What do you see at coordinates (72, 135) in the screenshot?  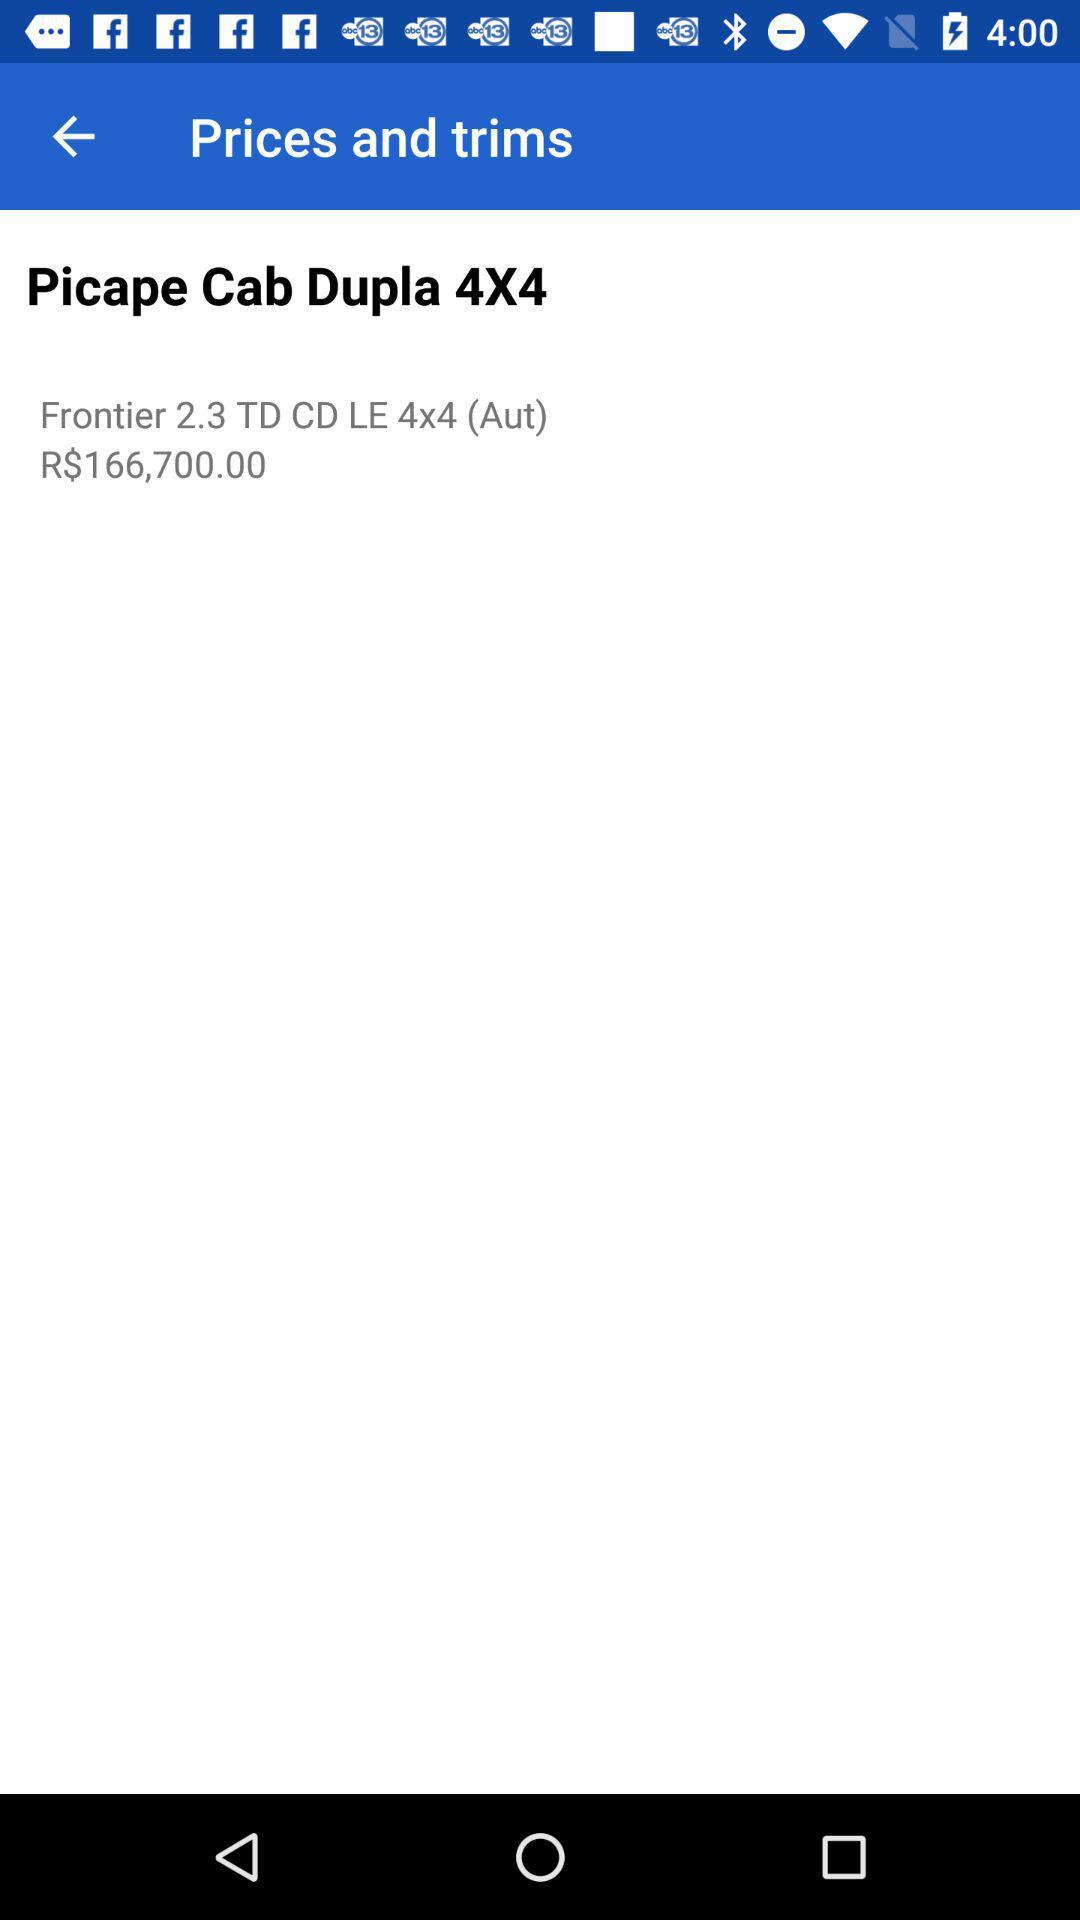 I see `the item to the left of the prices and trims` at bounding box center [72, 135].